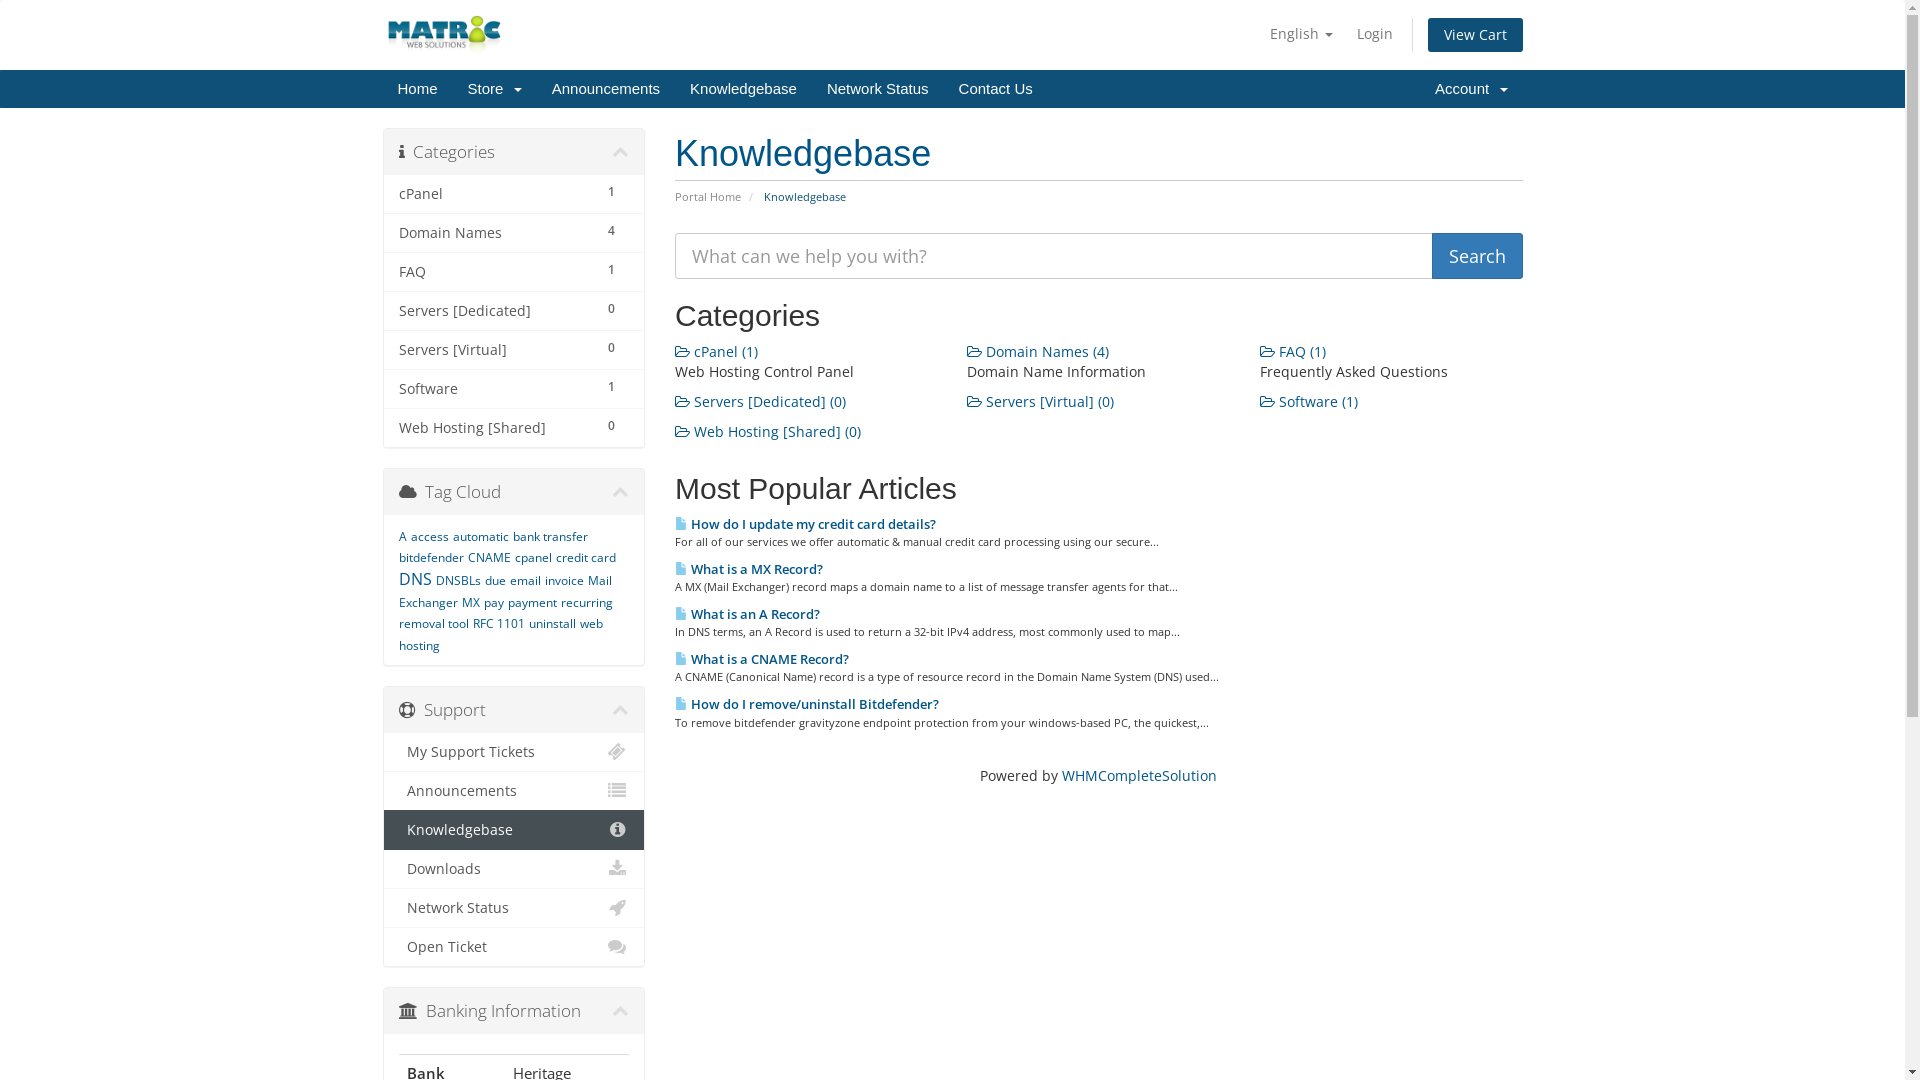 Image resolution: width=1920 pixels, height=1080 pixels. I want to click on 'FAQ (1)', so click(1292, 350).